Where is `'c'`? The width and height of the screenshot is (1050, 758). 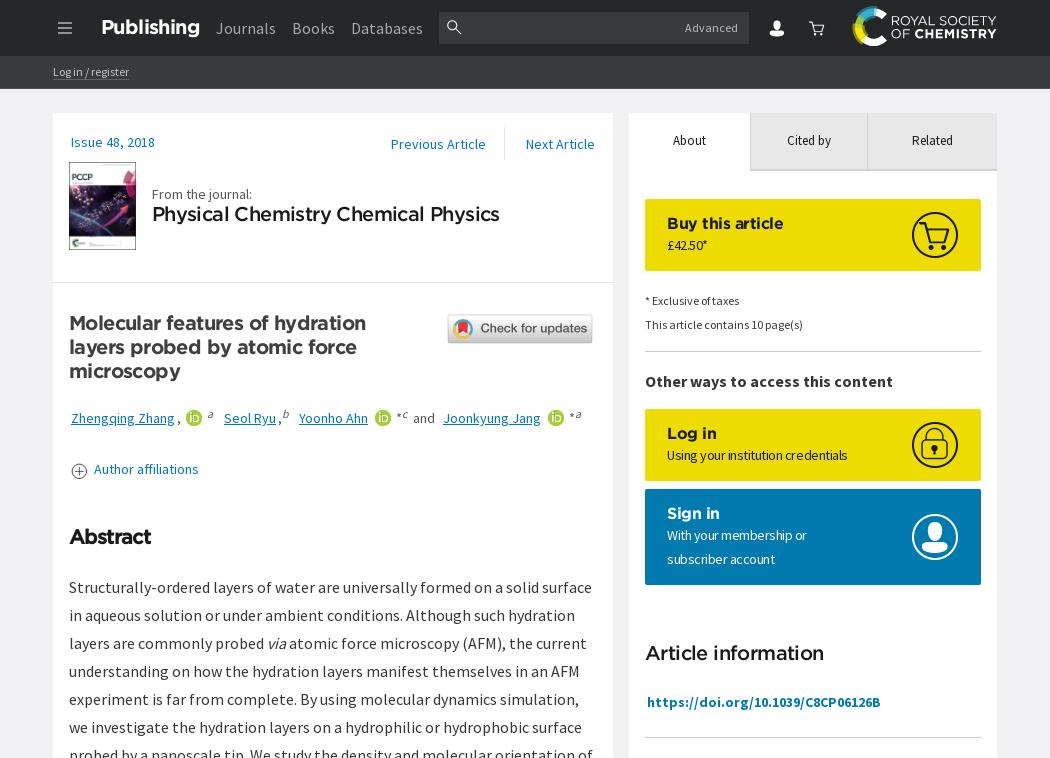 'c' is located at coordinates (404, 413).